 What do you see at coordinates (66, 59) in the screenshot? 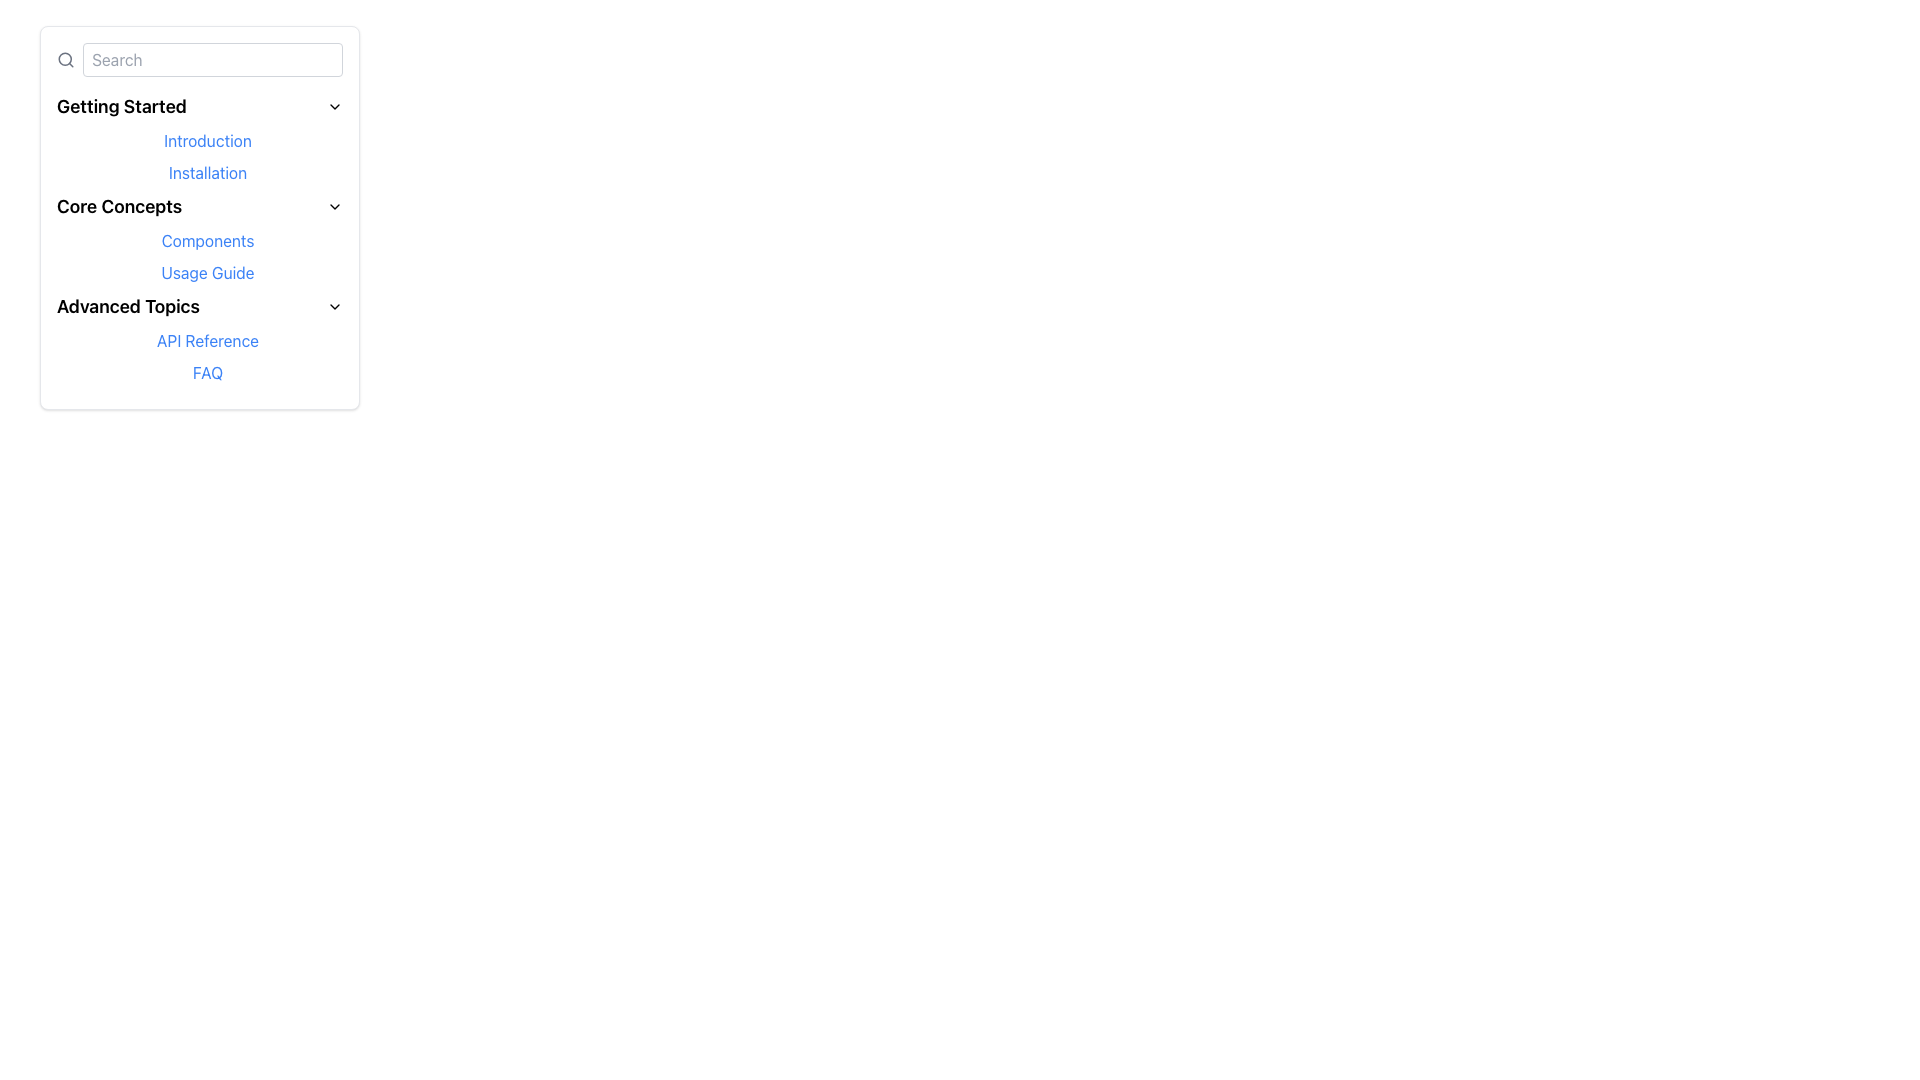
I see `the gray magnifying glass icon, which is a modern search symbol located to the left of the input field with the placeholder text 'Search'` at bounding box center [66, 59].